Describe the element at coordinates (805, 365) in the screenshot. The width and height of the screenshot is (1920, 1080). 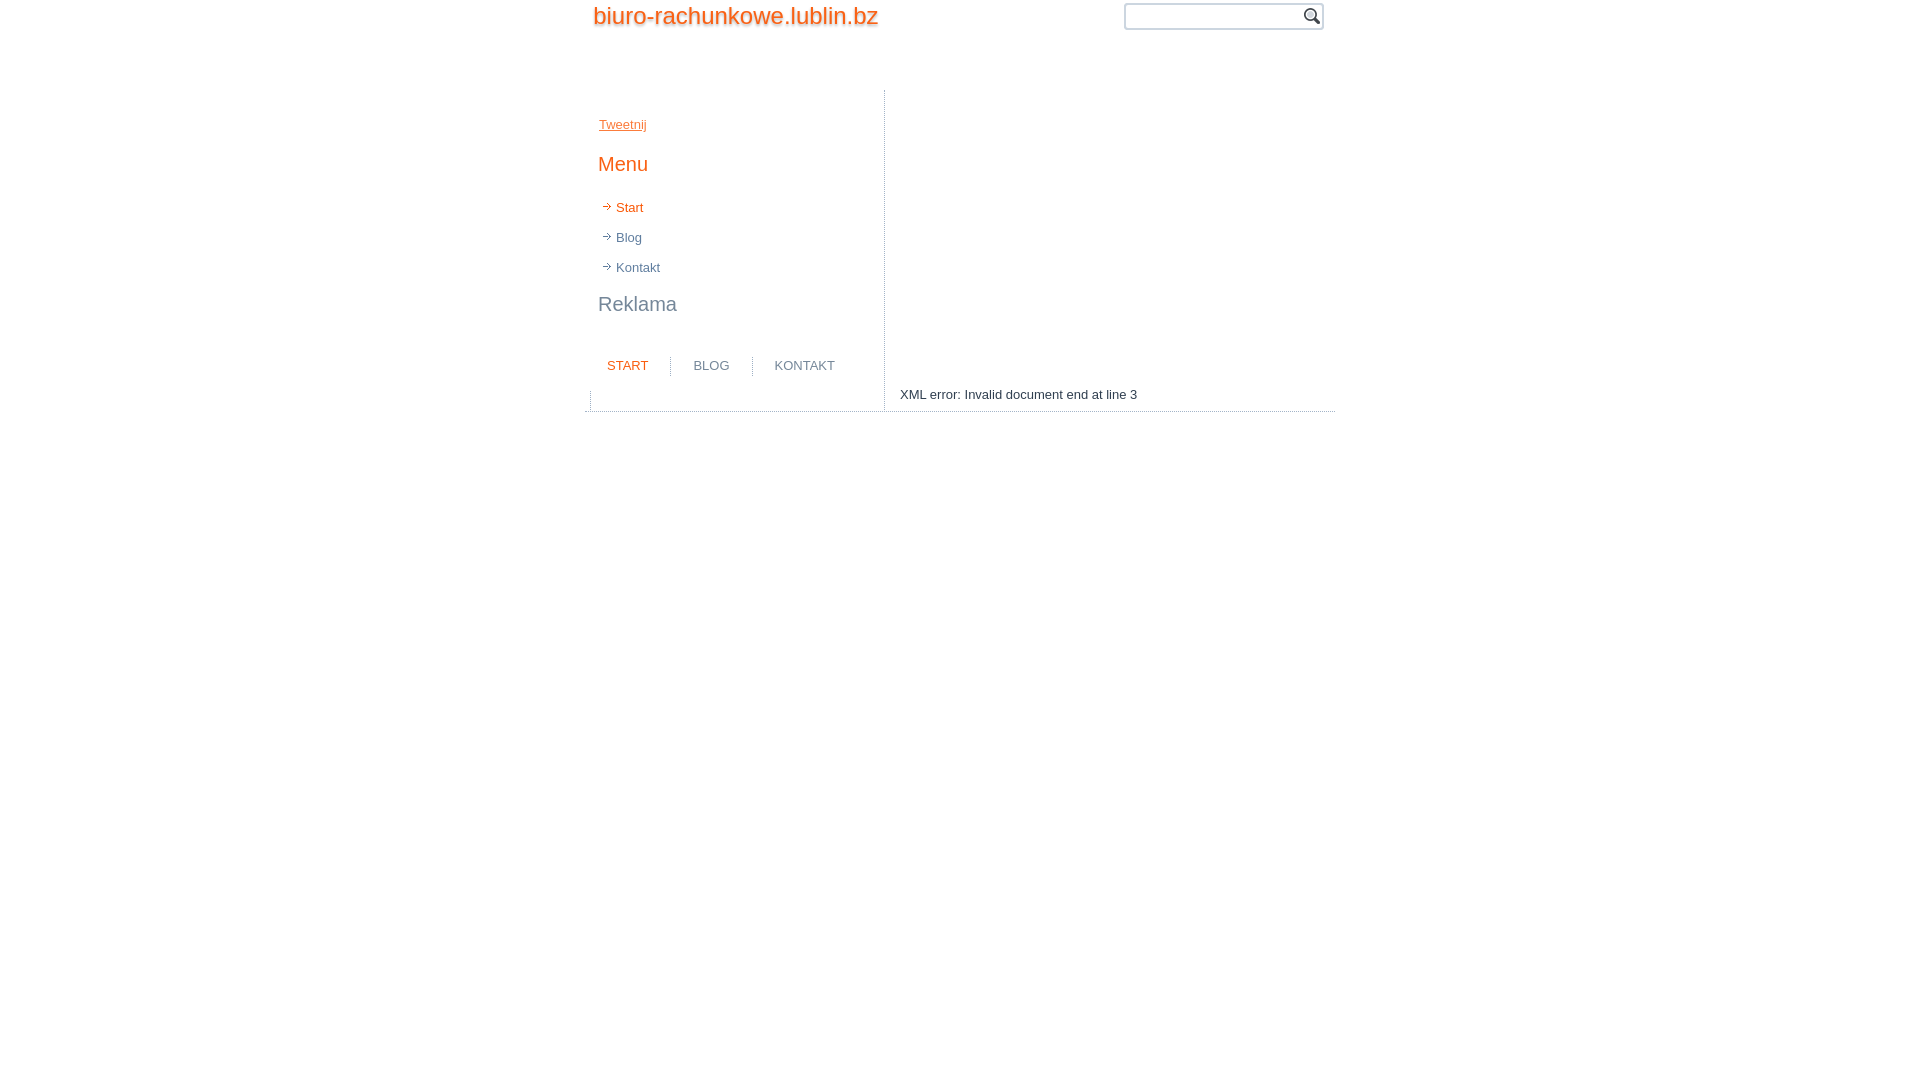
I see `'KONTAKT'` at that location.